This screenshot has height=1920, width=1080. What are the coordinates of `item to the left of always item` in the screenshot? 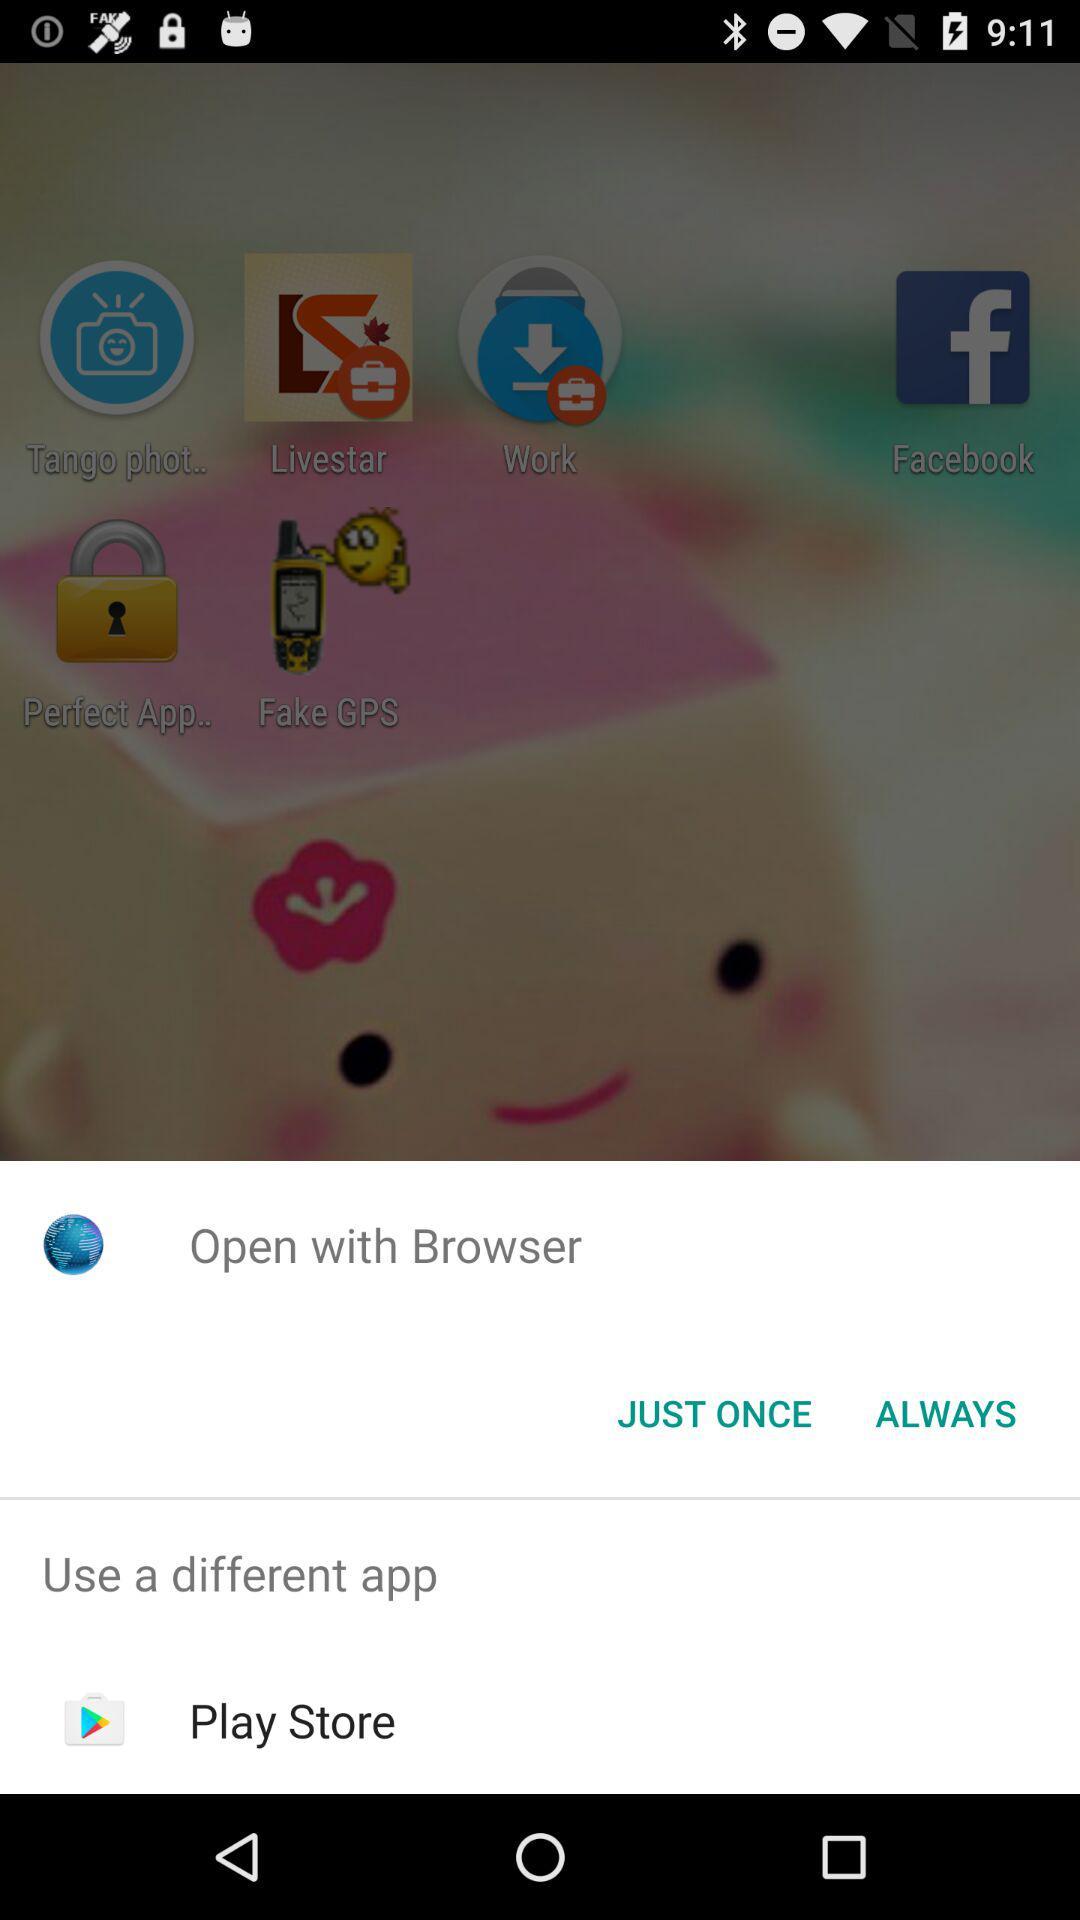 It's located at (713, 1411).